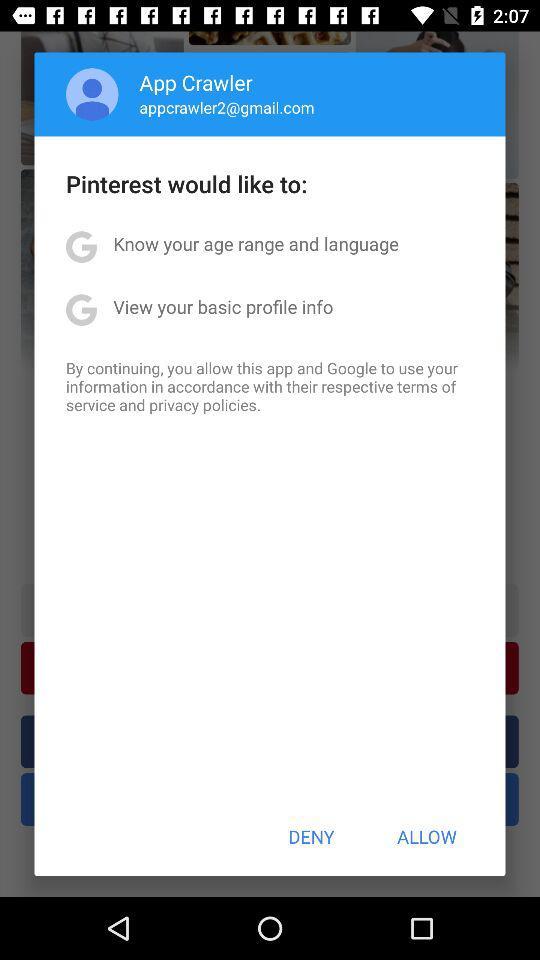  I want to click on icon below the app crawler item, so click(226, 107).